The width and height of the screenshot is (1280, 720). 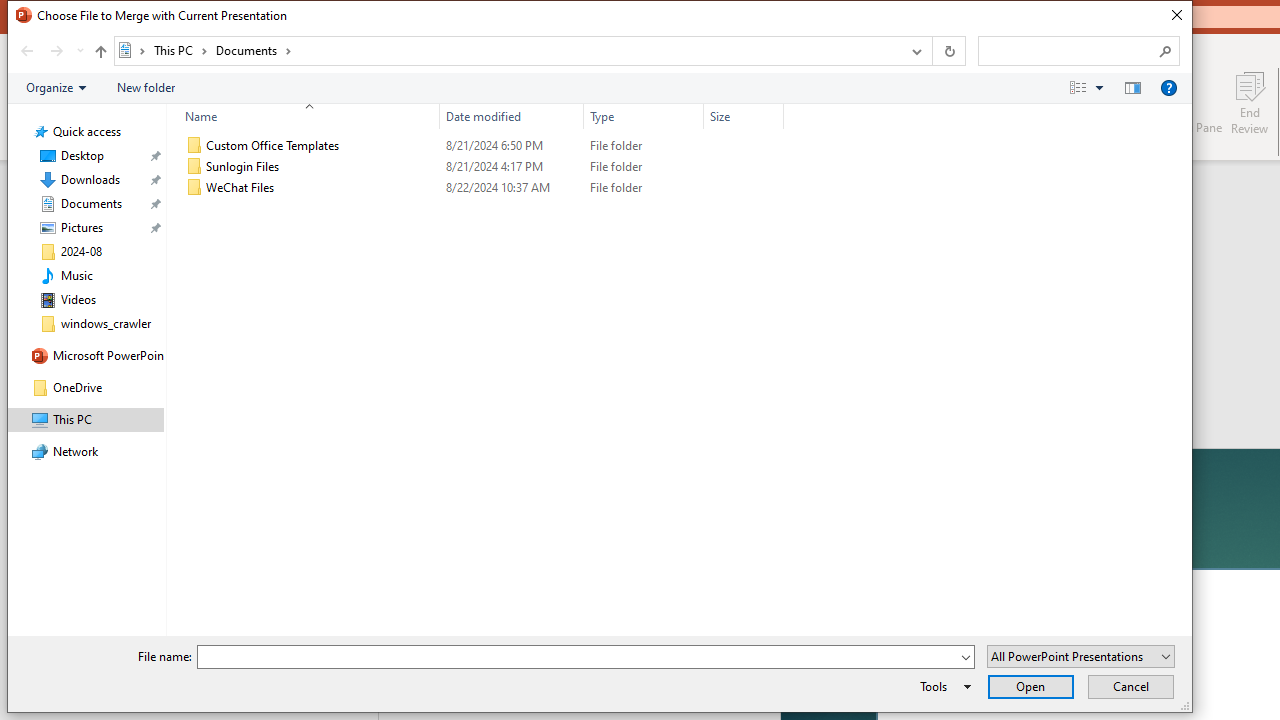 What do you see at coordinates (253, 49) in the screenshot?
I see `'Documents'` at bounding box center [253, 49].